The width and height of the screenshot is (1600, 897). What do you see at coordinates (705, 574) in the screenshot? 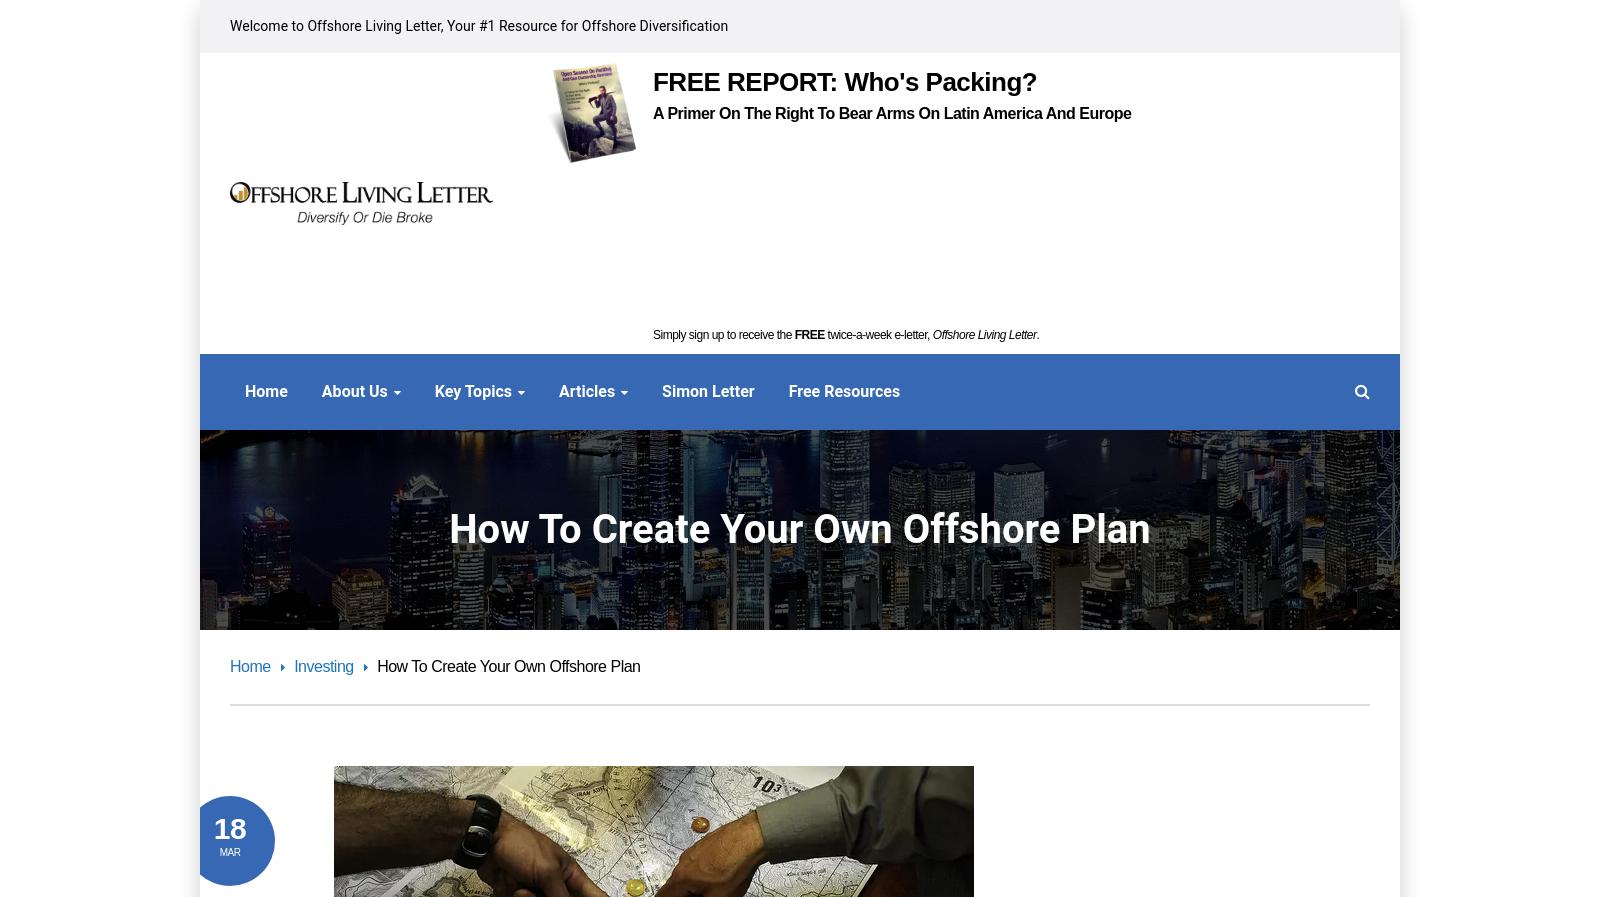
I see `'What is FATCA?'` at bounding box center [705, 574].